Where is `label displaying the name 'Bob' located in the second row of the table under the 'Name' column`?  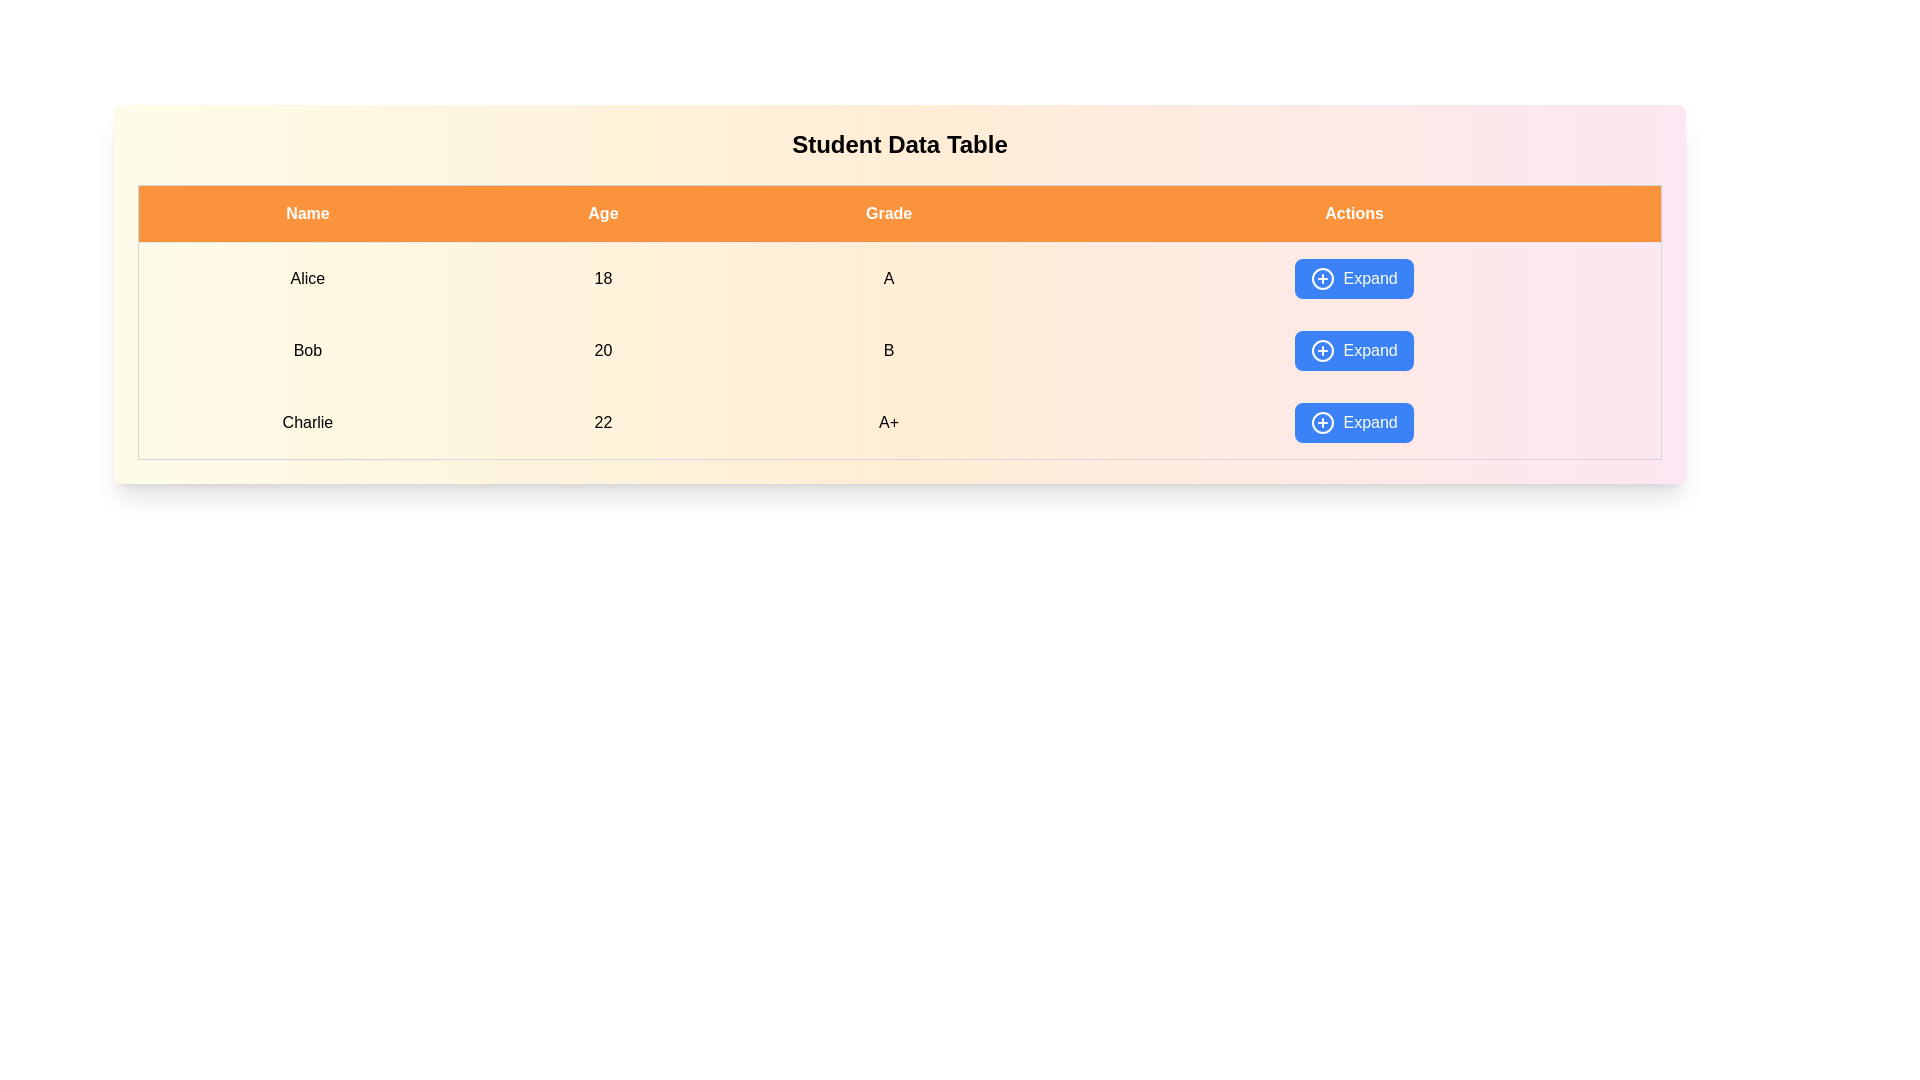 label displaying the name 'Bob' located in the second row of the table under the 'Name' column is located at coordinates (306, 350).